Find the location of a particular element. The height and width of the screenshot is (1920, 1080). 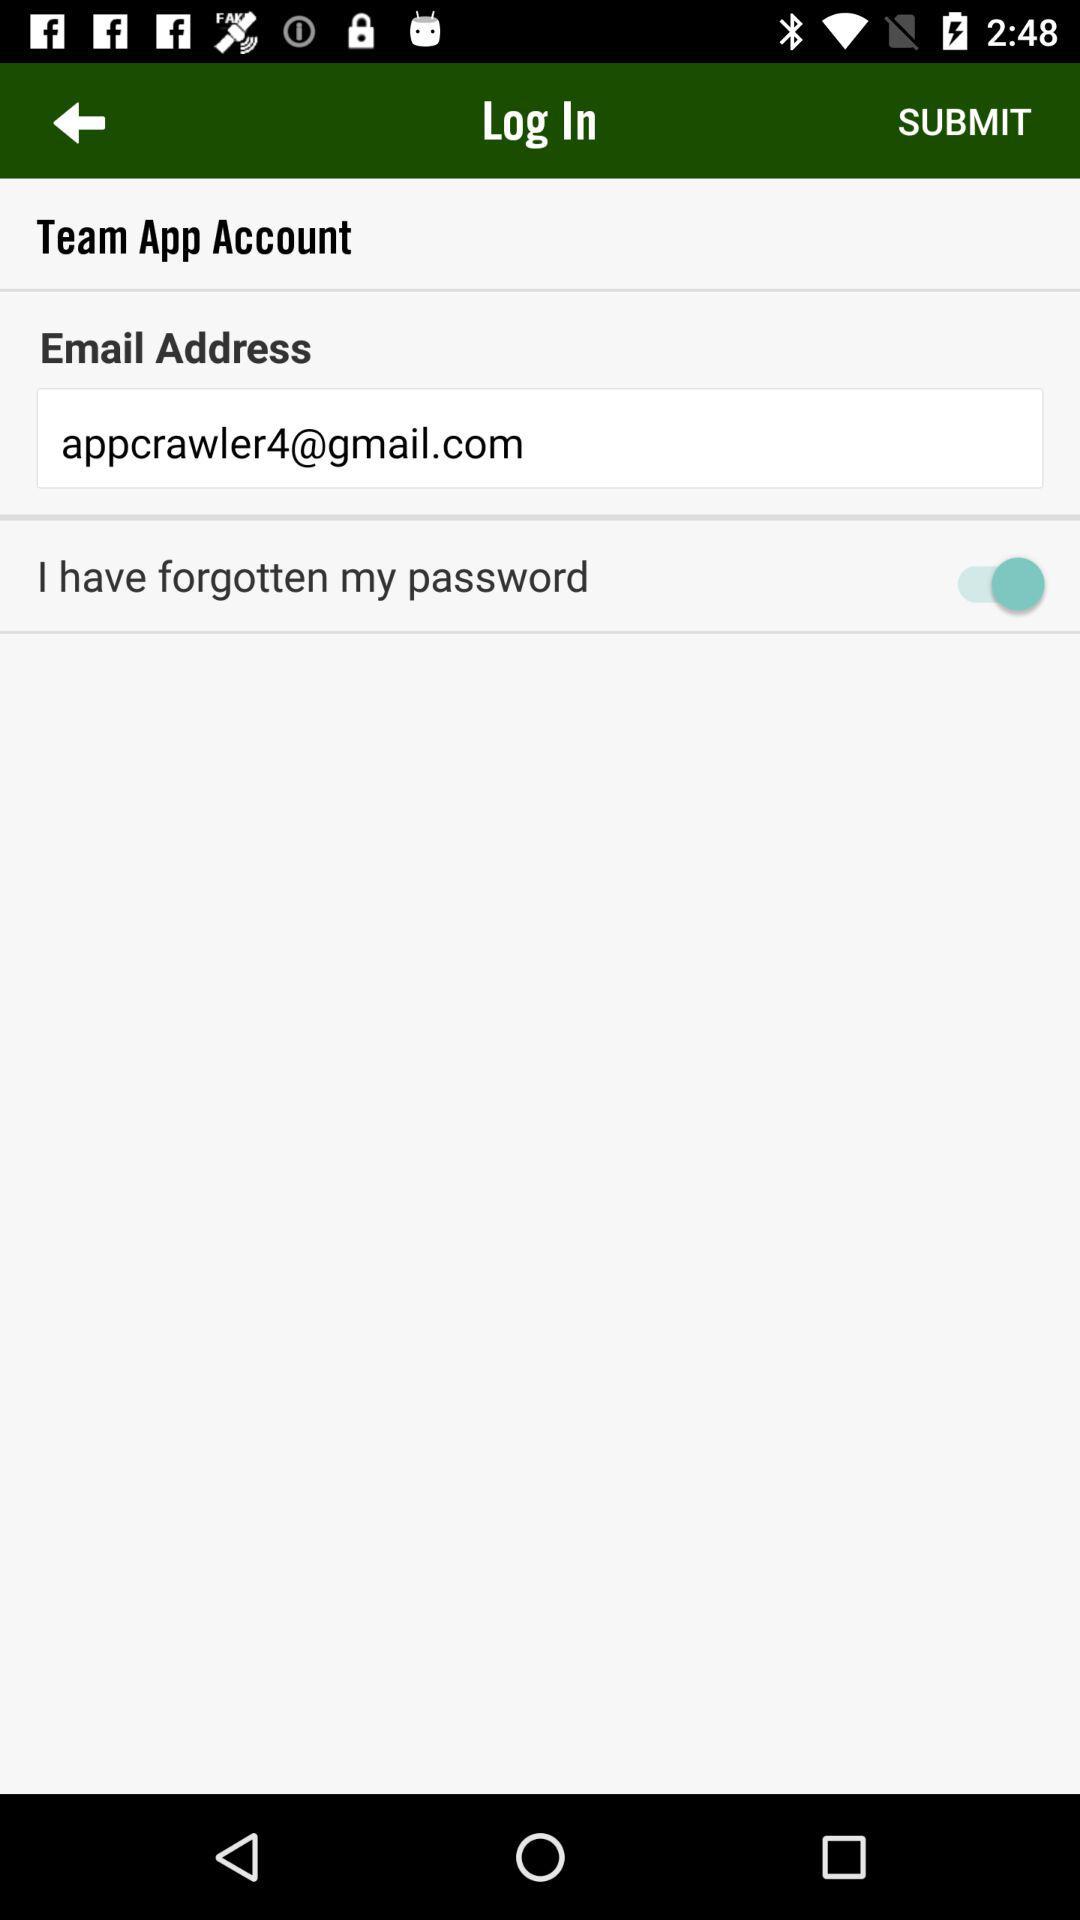

log in is located at coordinates (538, 119).